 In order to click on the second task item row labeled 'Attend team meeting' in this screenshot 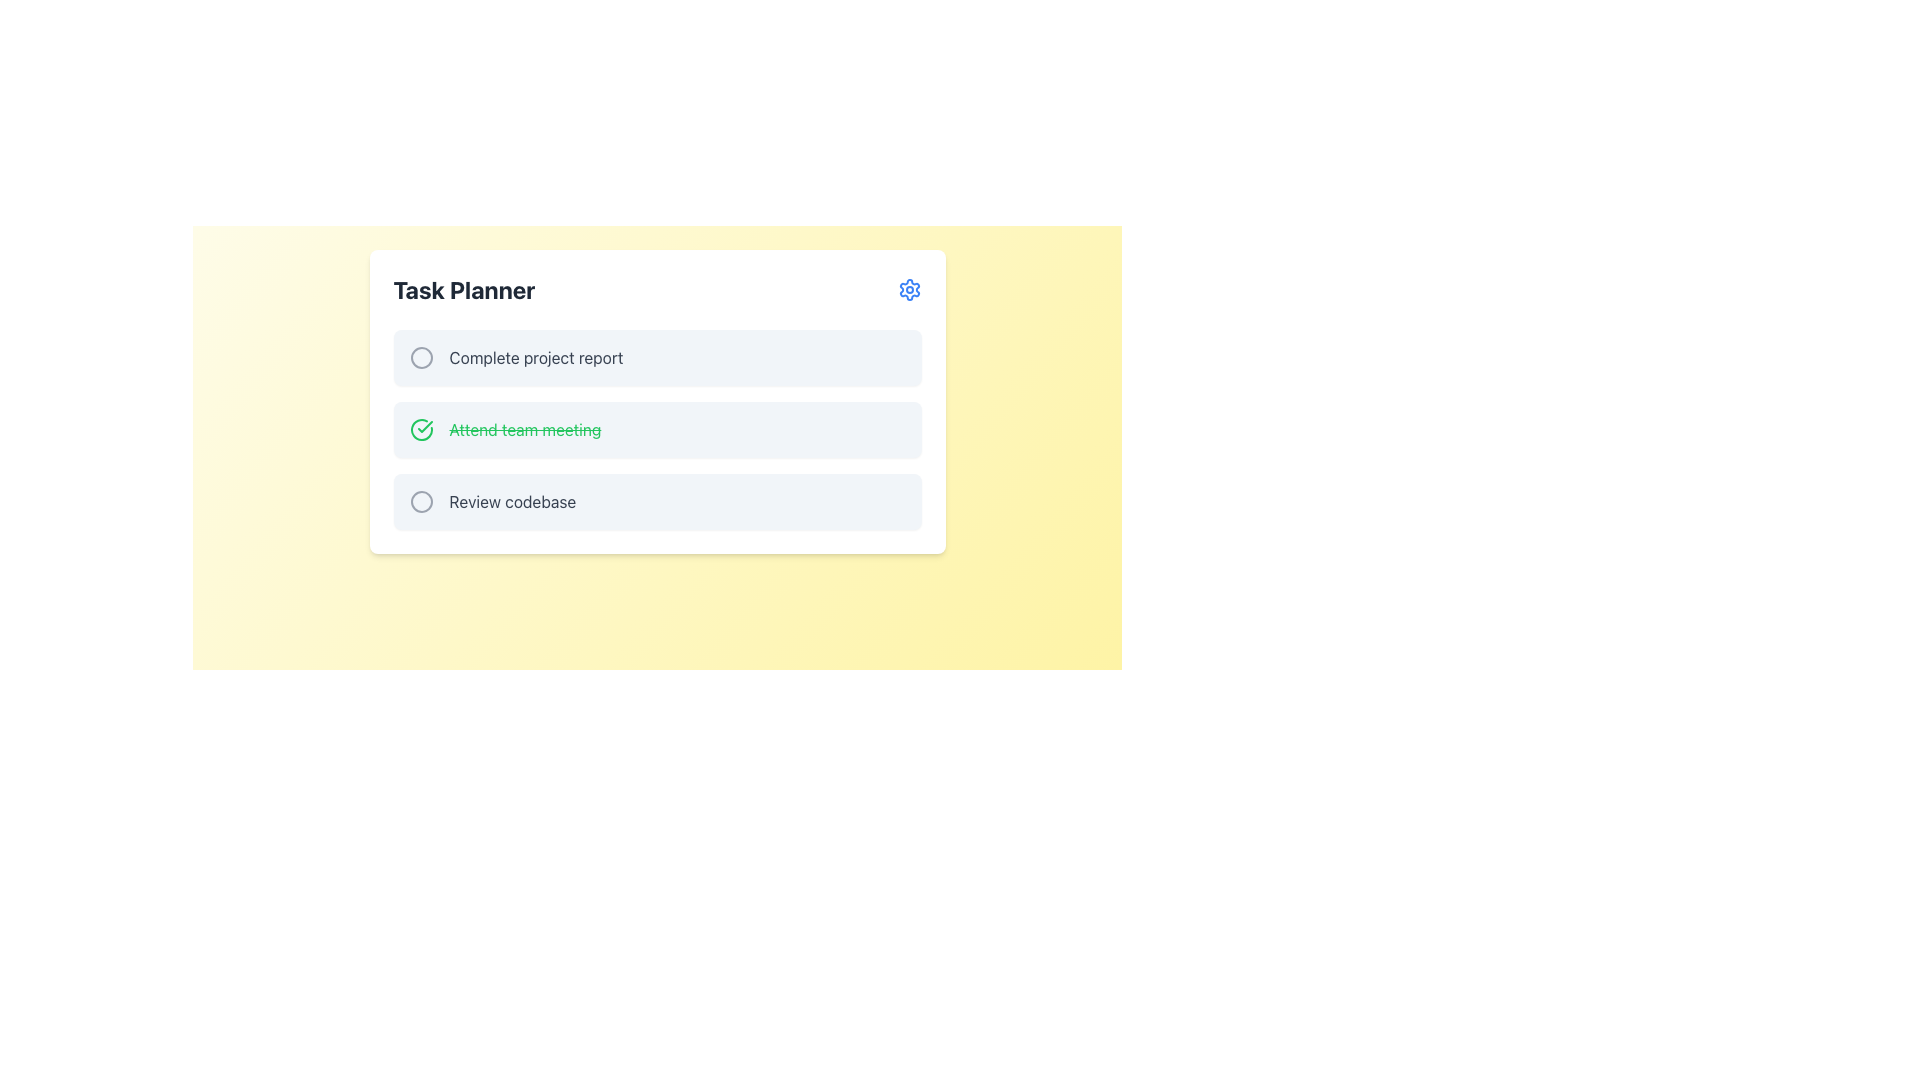, I will do `click(657, 428)`.